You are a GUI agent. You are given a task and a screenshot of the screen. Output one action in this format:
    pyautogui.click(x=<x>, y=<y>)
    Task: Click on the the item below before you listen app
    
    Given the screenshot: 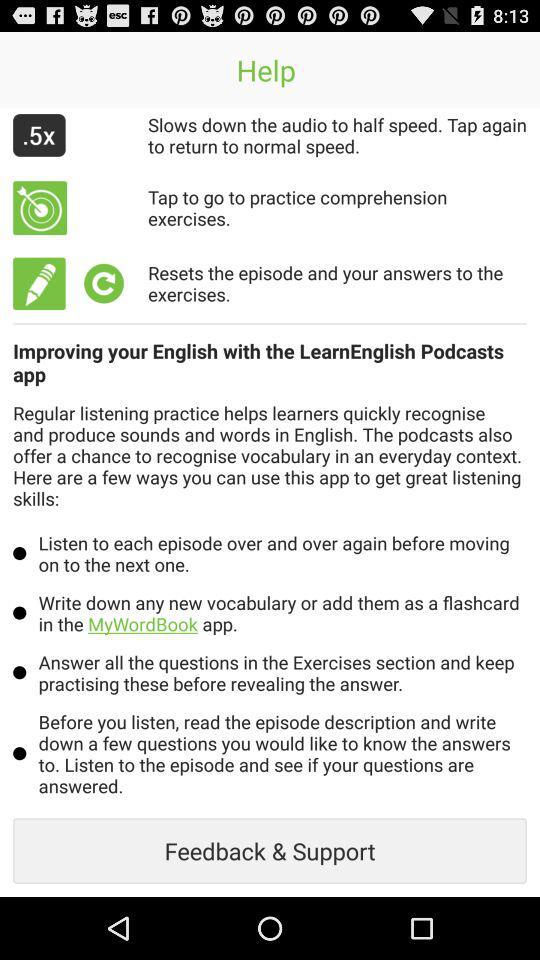 What is the action you would take?
    pyautogui.click(x=270, y=850)
    